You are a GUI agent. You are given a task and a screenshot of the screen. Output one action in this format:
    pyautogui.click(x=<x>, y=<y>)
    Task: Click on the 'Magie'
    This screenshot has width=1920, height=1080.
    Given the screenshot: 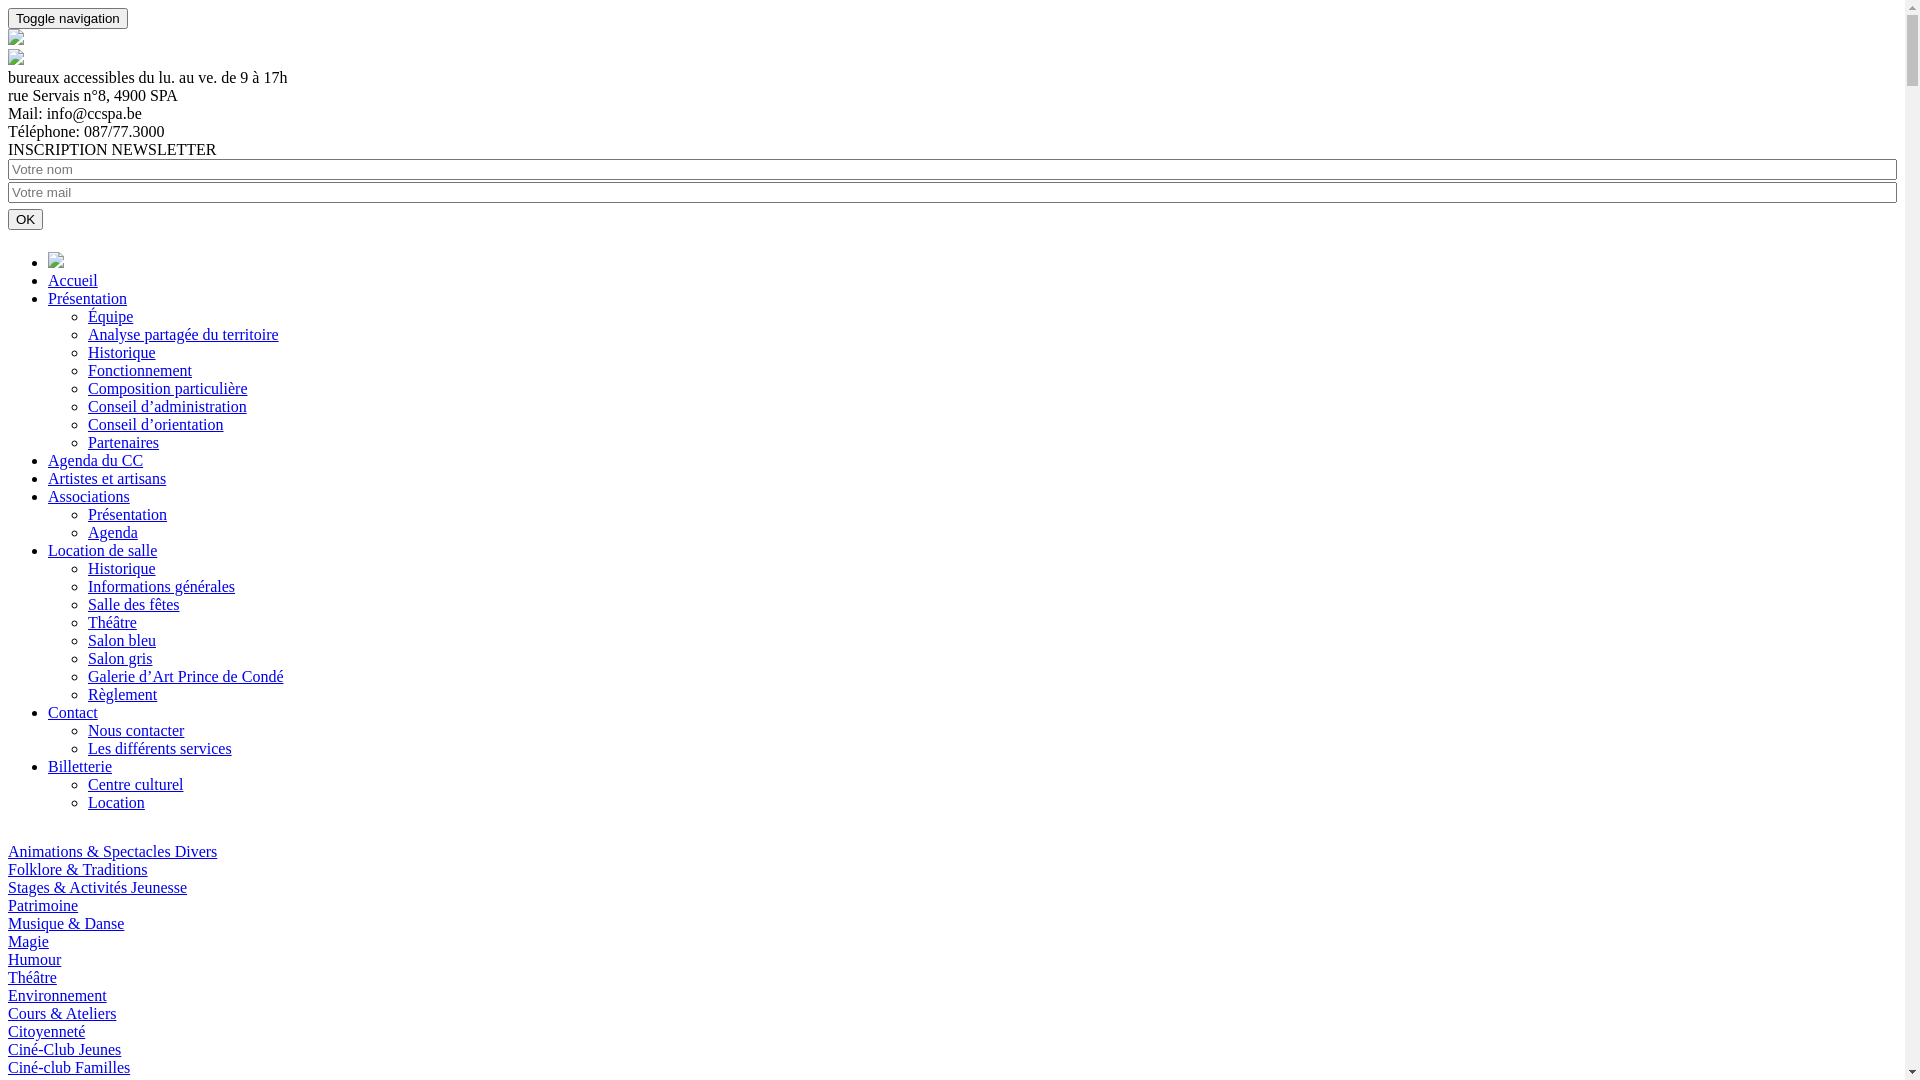 What is the action you would take?
    pyautogui.click(x=8, y=941)
    